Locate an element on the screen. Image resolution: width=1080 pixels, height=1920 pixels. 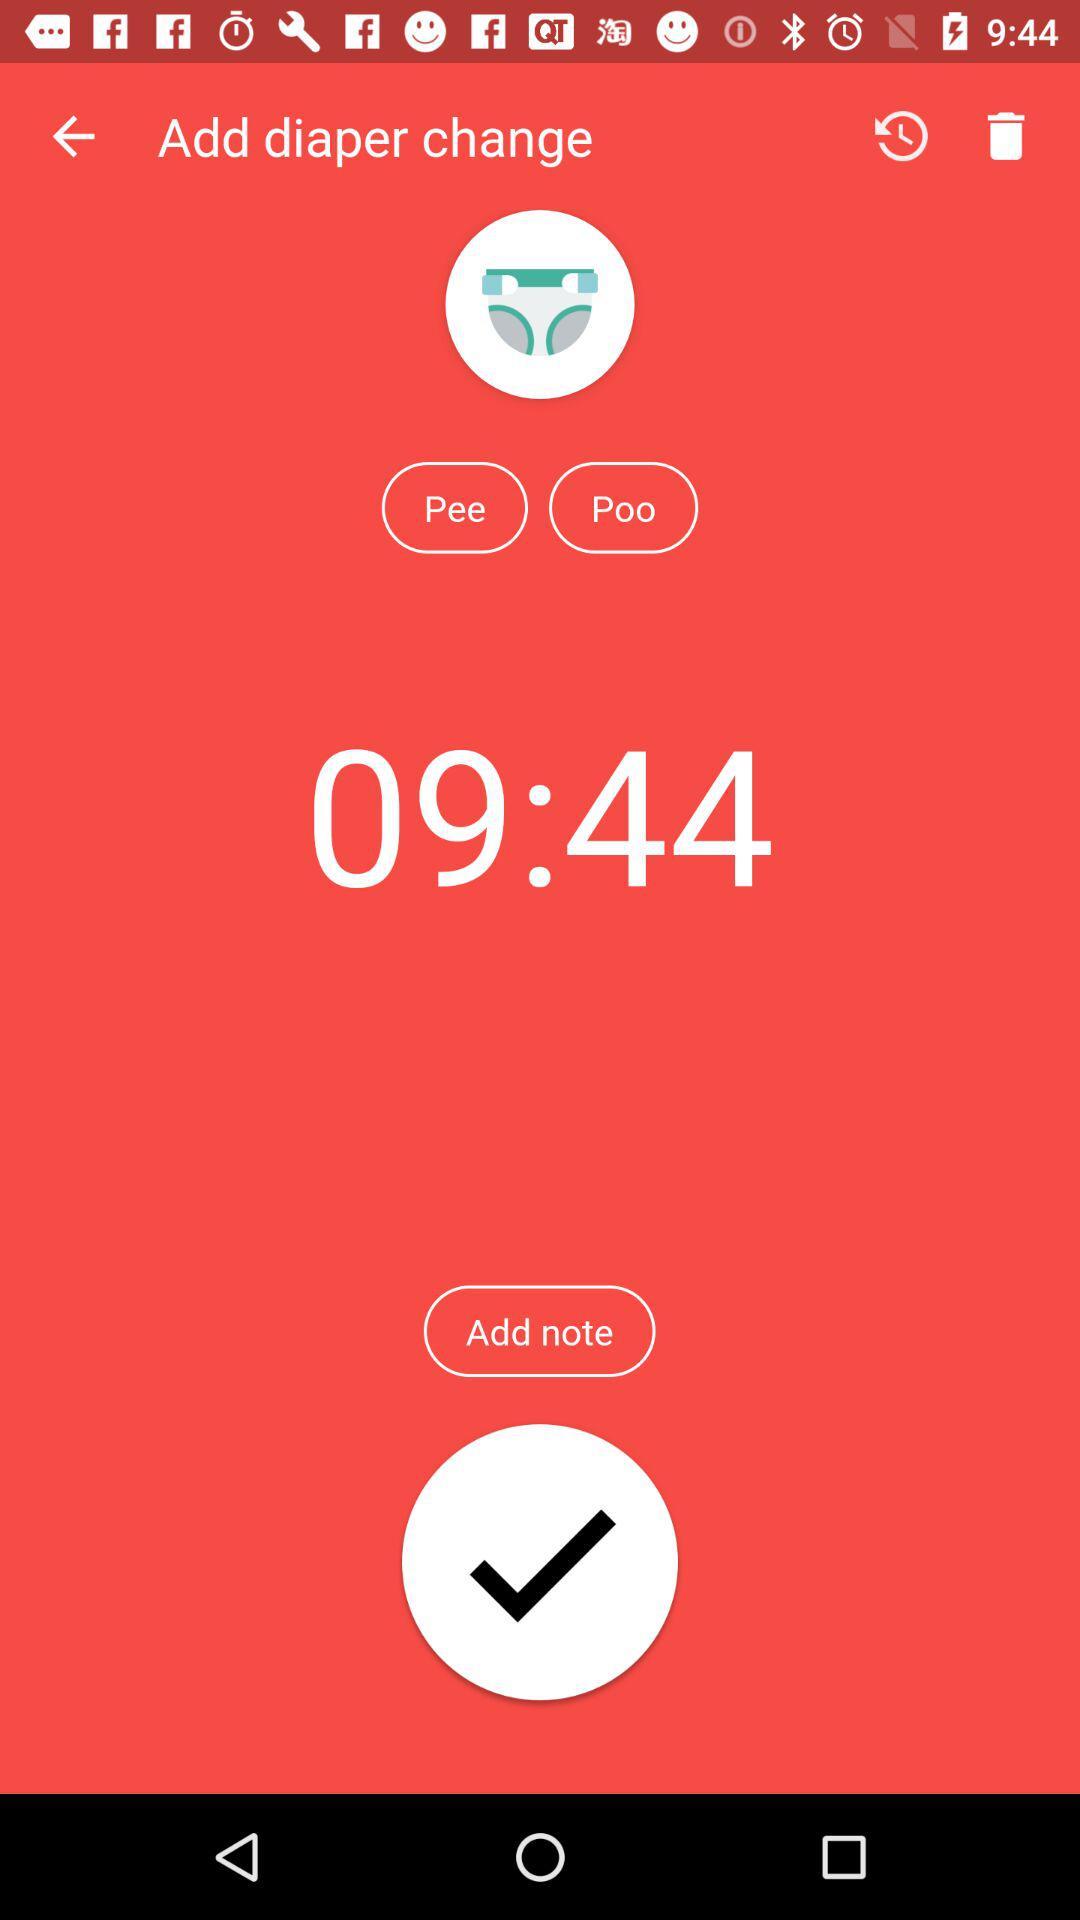
the pee icon is located at coordinates (454, 507).